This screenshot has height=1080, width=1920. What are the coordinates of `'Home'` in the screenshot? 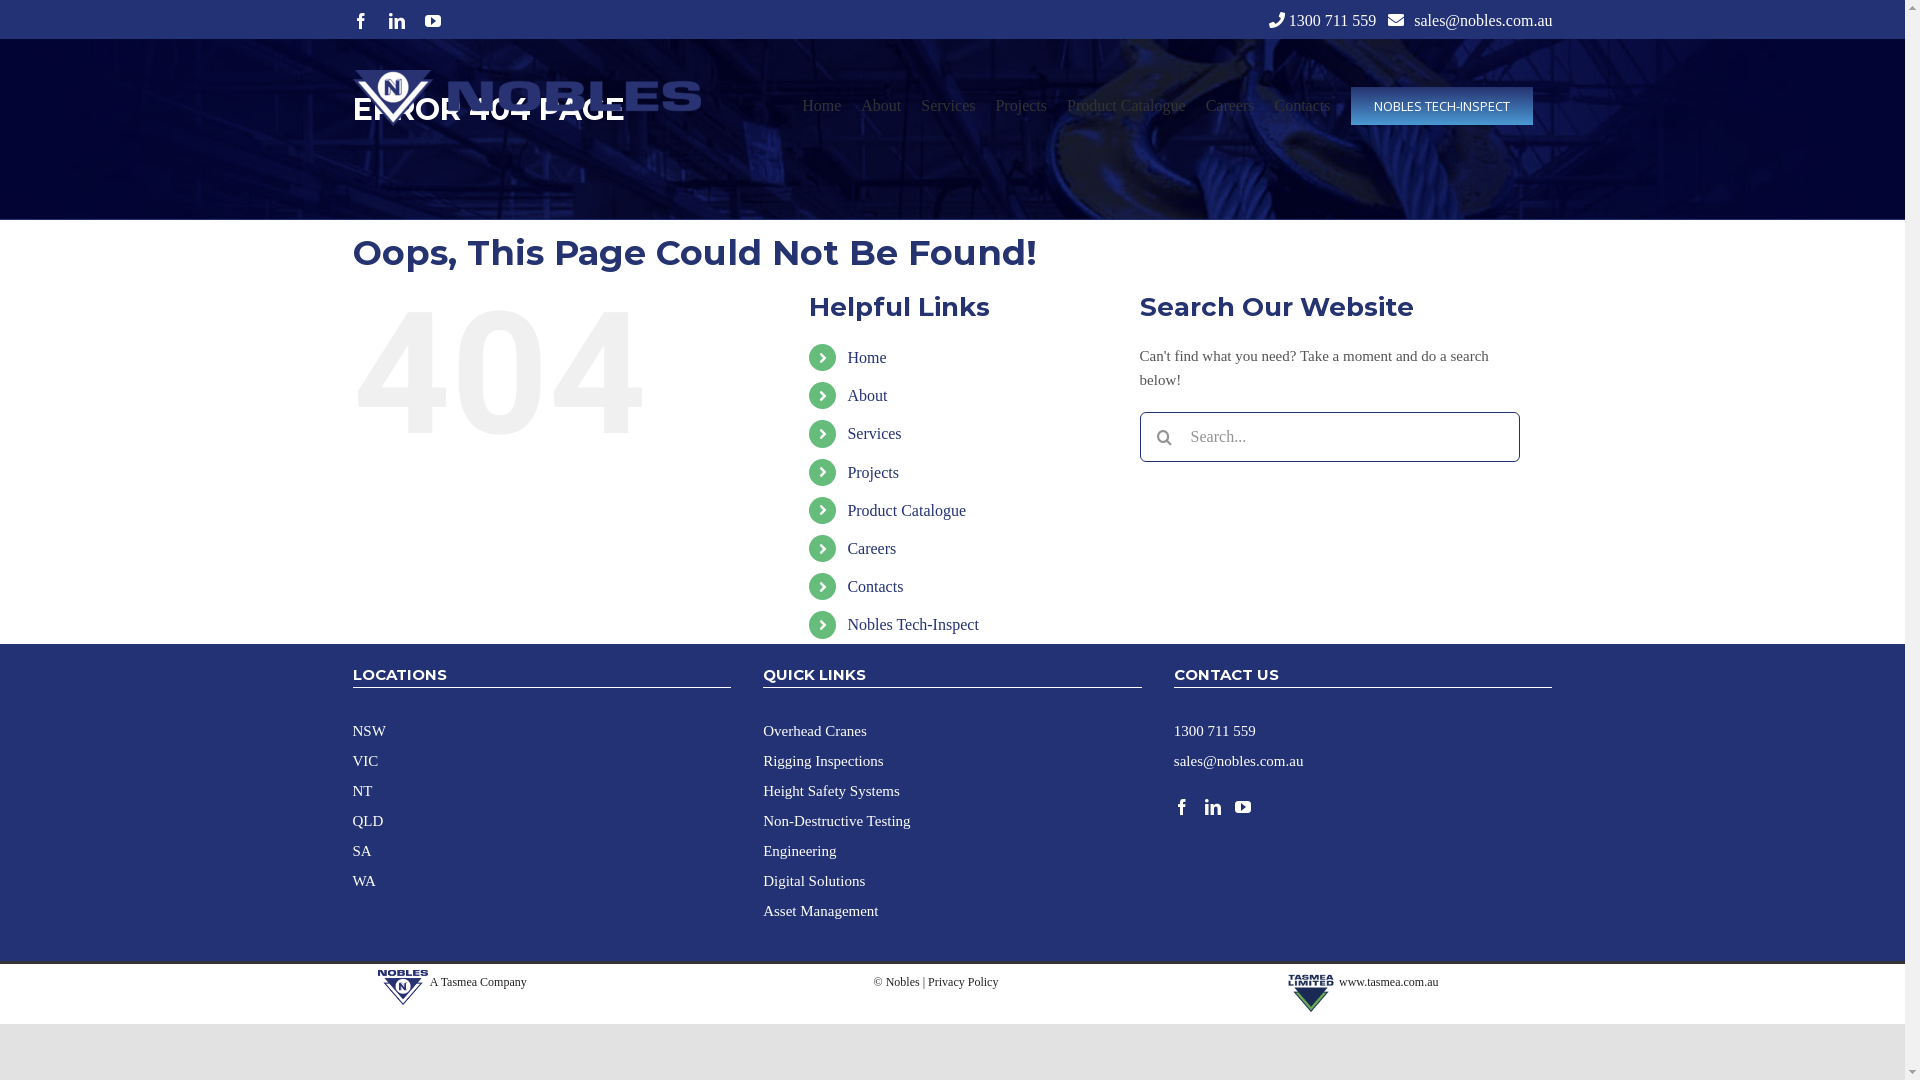 It's located at (821, 105).